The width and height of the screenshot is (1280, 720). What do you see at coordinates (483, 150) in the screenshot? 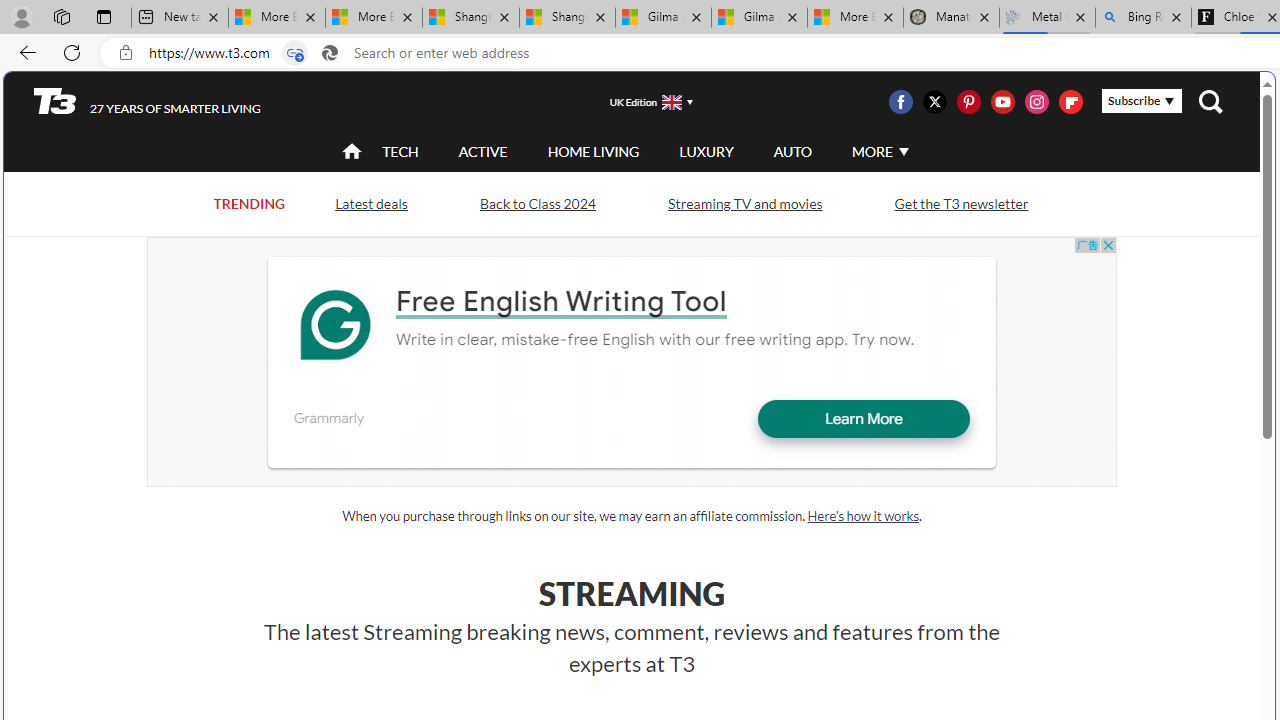
I see `'ACTIVE'` at bounding box center [483, 150].